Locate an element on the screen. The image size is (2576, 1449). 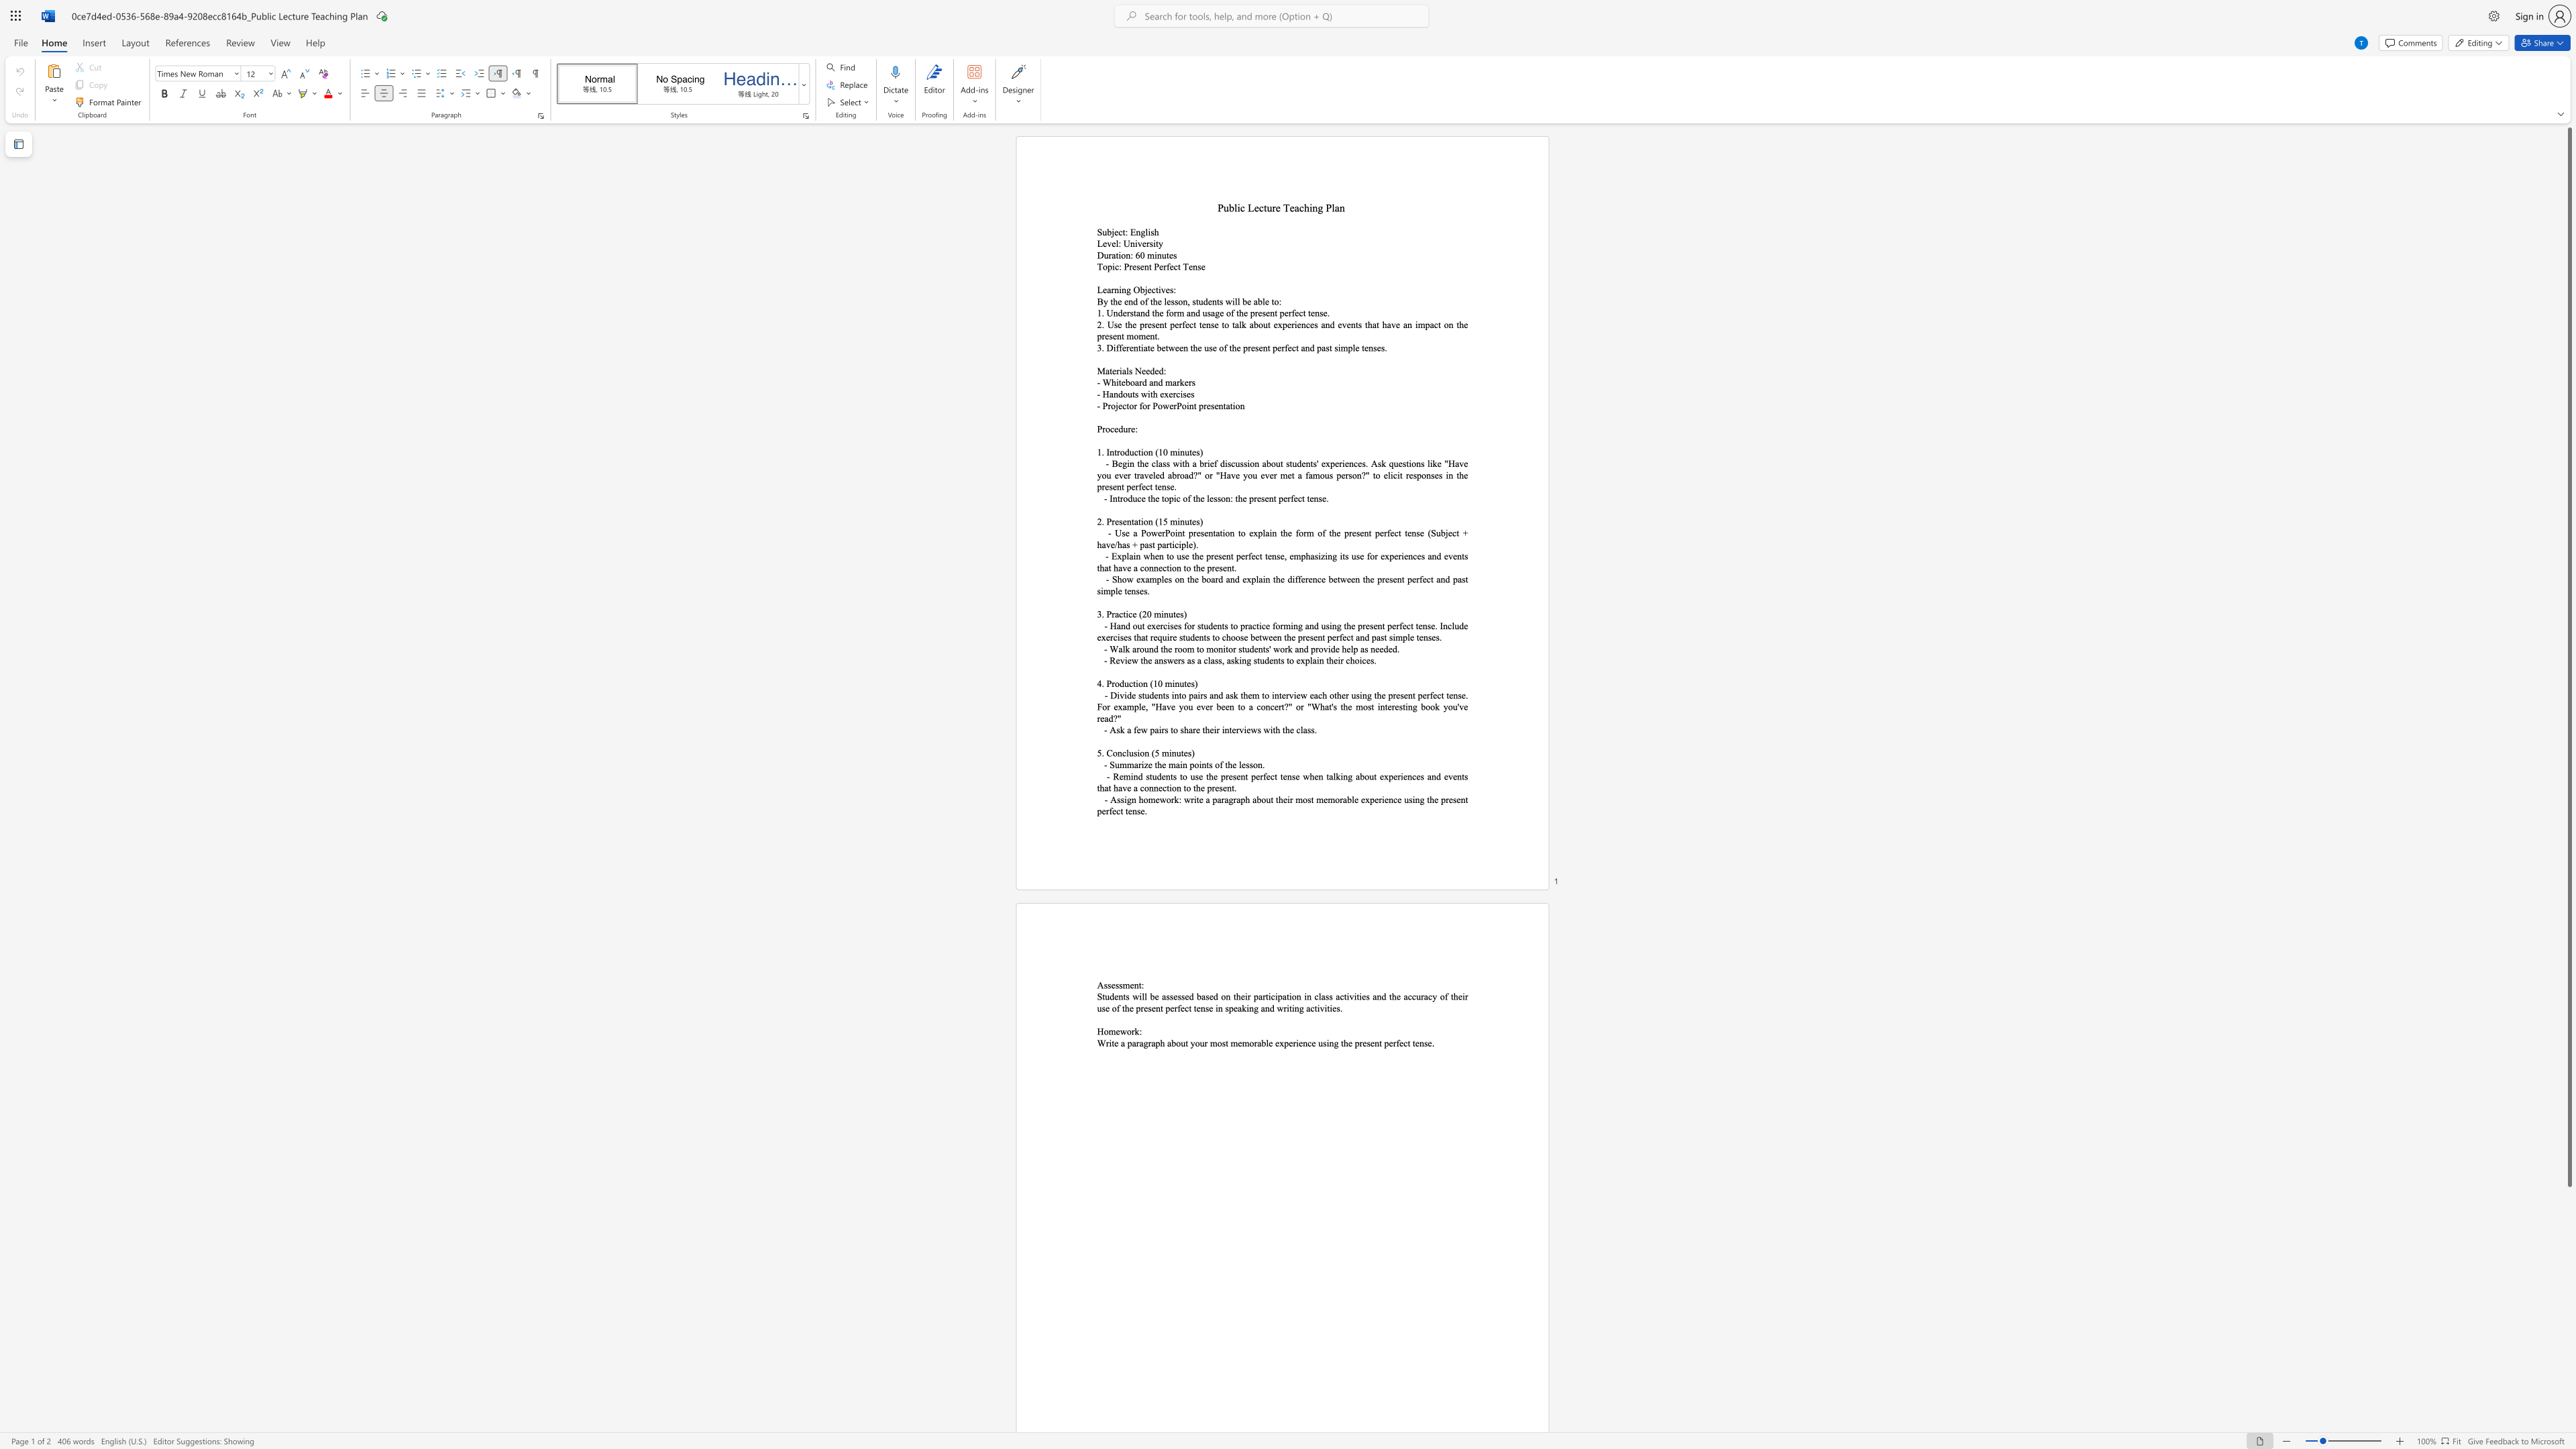
the subset text "mphasizing its use for experiences" within the text "- Explain when to use the present perfect tense, emphasizing its use for experiences and events that have a connection to the present." is located at coordinates (1293, 555).